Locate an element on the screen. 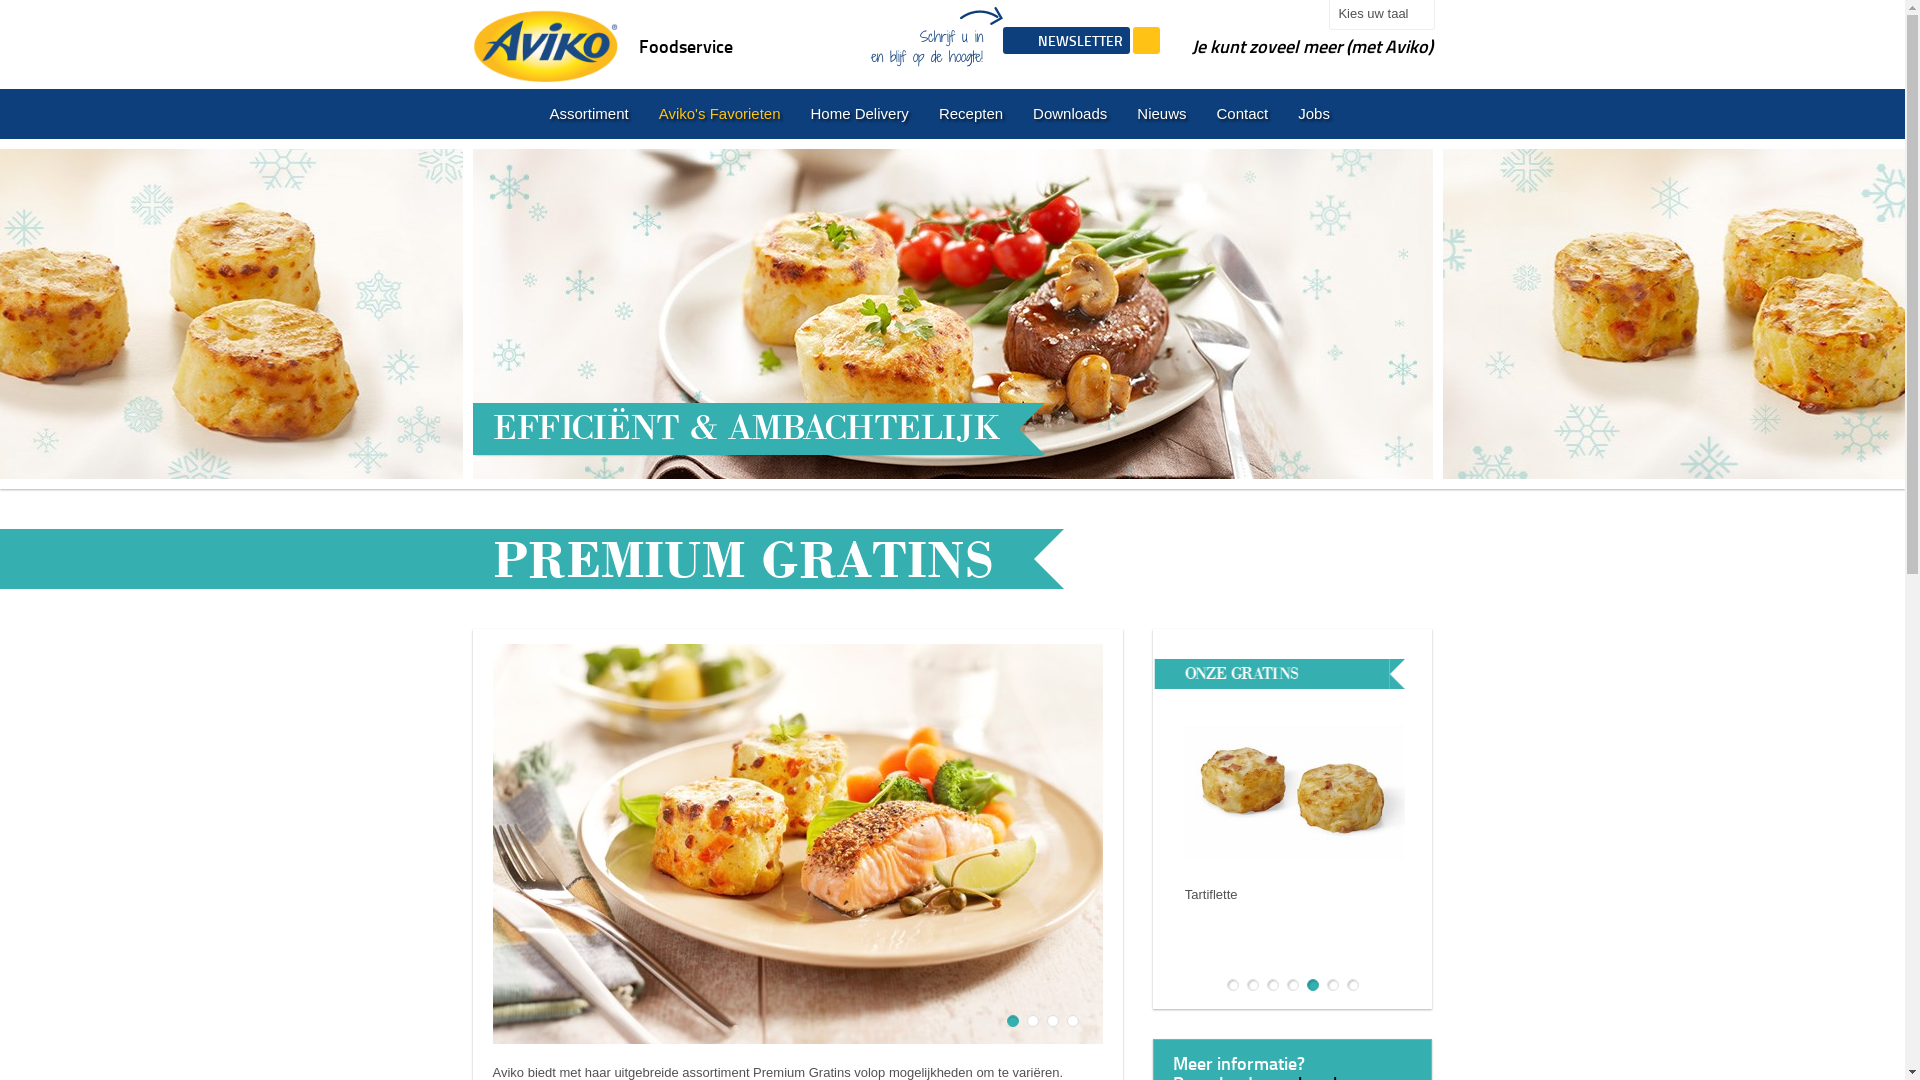 The image size is (1920, 1080). 'Home Delivery' is located at coordinates (795, 114).